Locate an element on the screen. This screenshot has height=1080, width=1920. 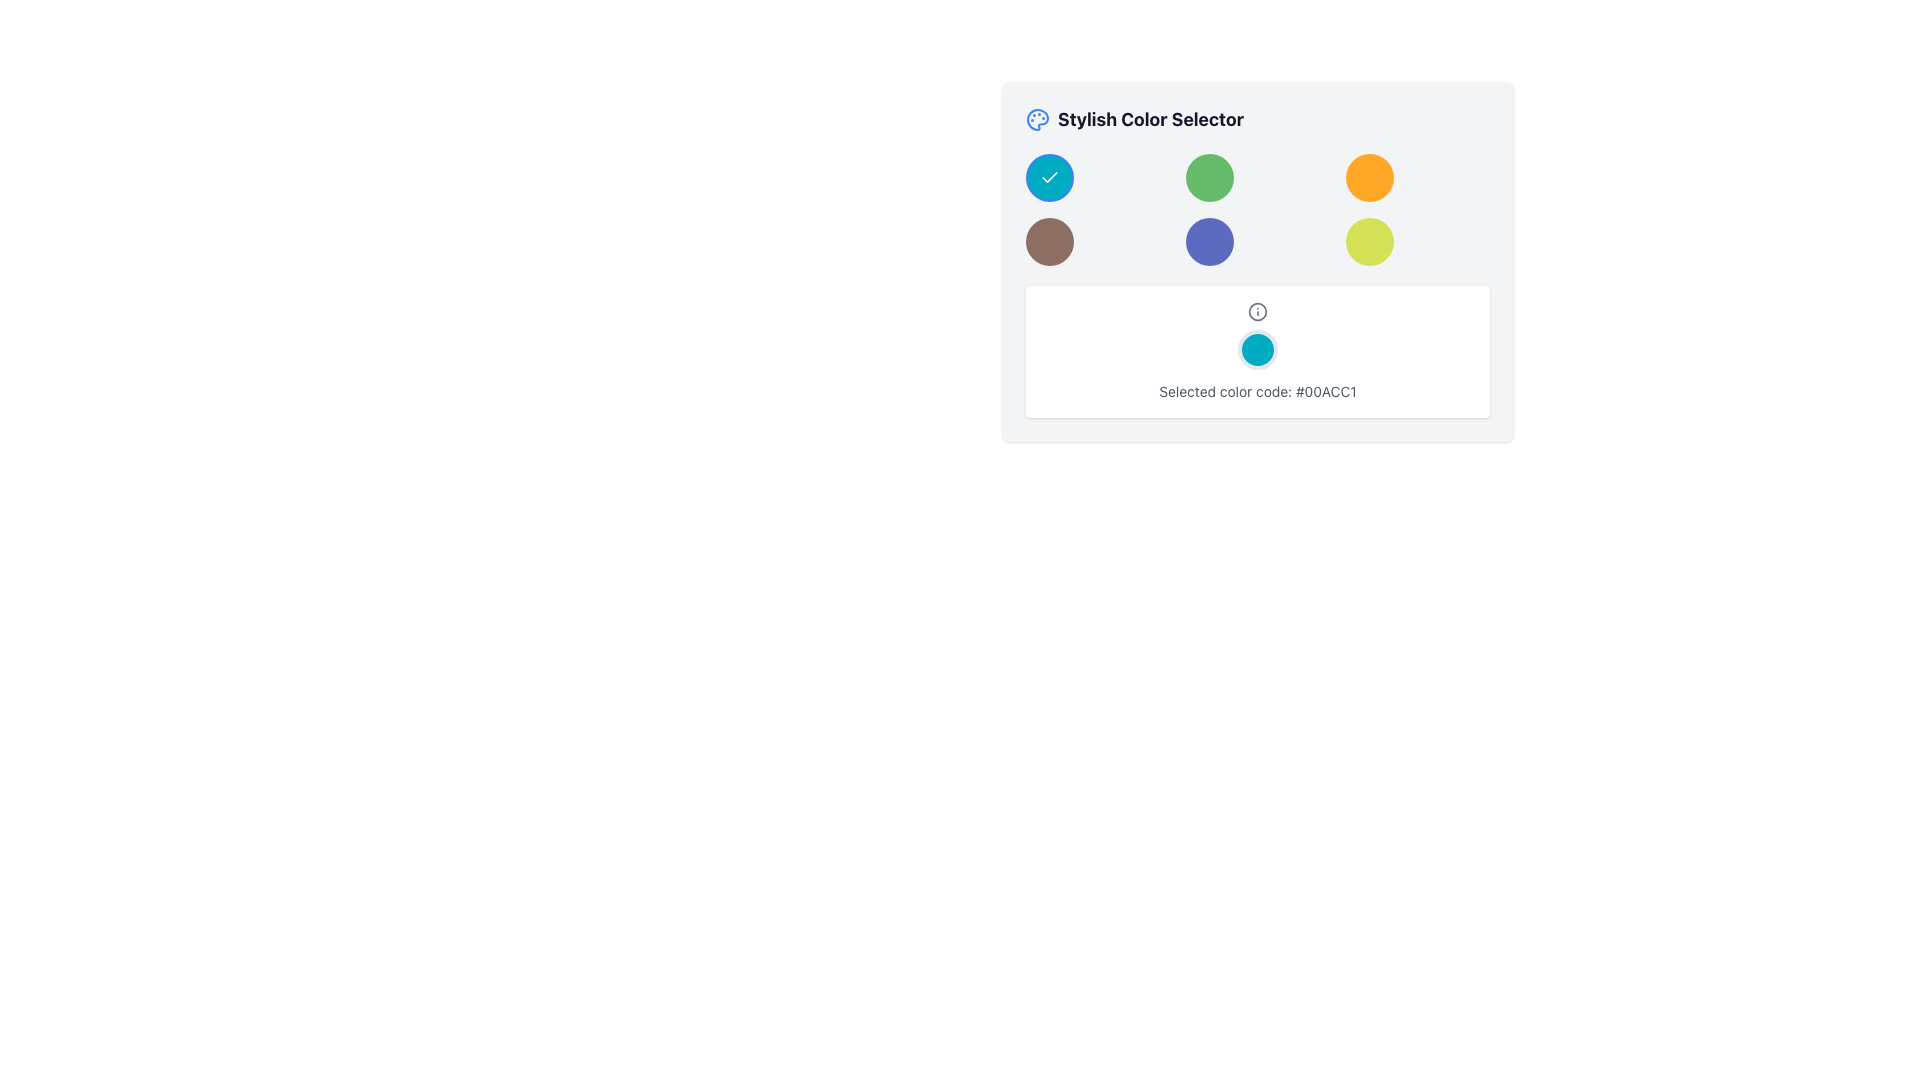
the fifth button in the 3x3 grid of selectable colored buttons is located at coordinates (1368, 176).